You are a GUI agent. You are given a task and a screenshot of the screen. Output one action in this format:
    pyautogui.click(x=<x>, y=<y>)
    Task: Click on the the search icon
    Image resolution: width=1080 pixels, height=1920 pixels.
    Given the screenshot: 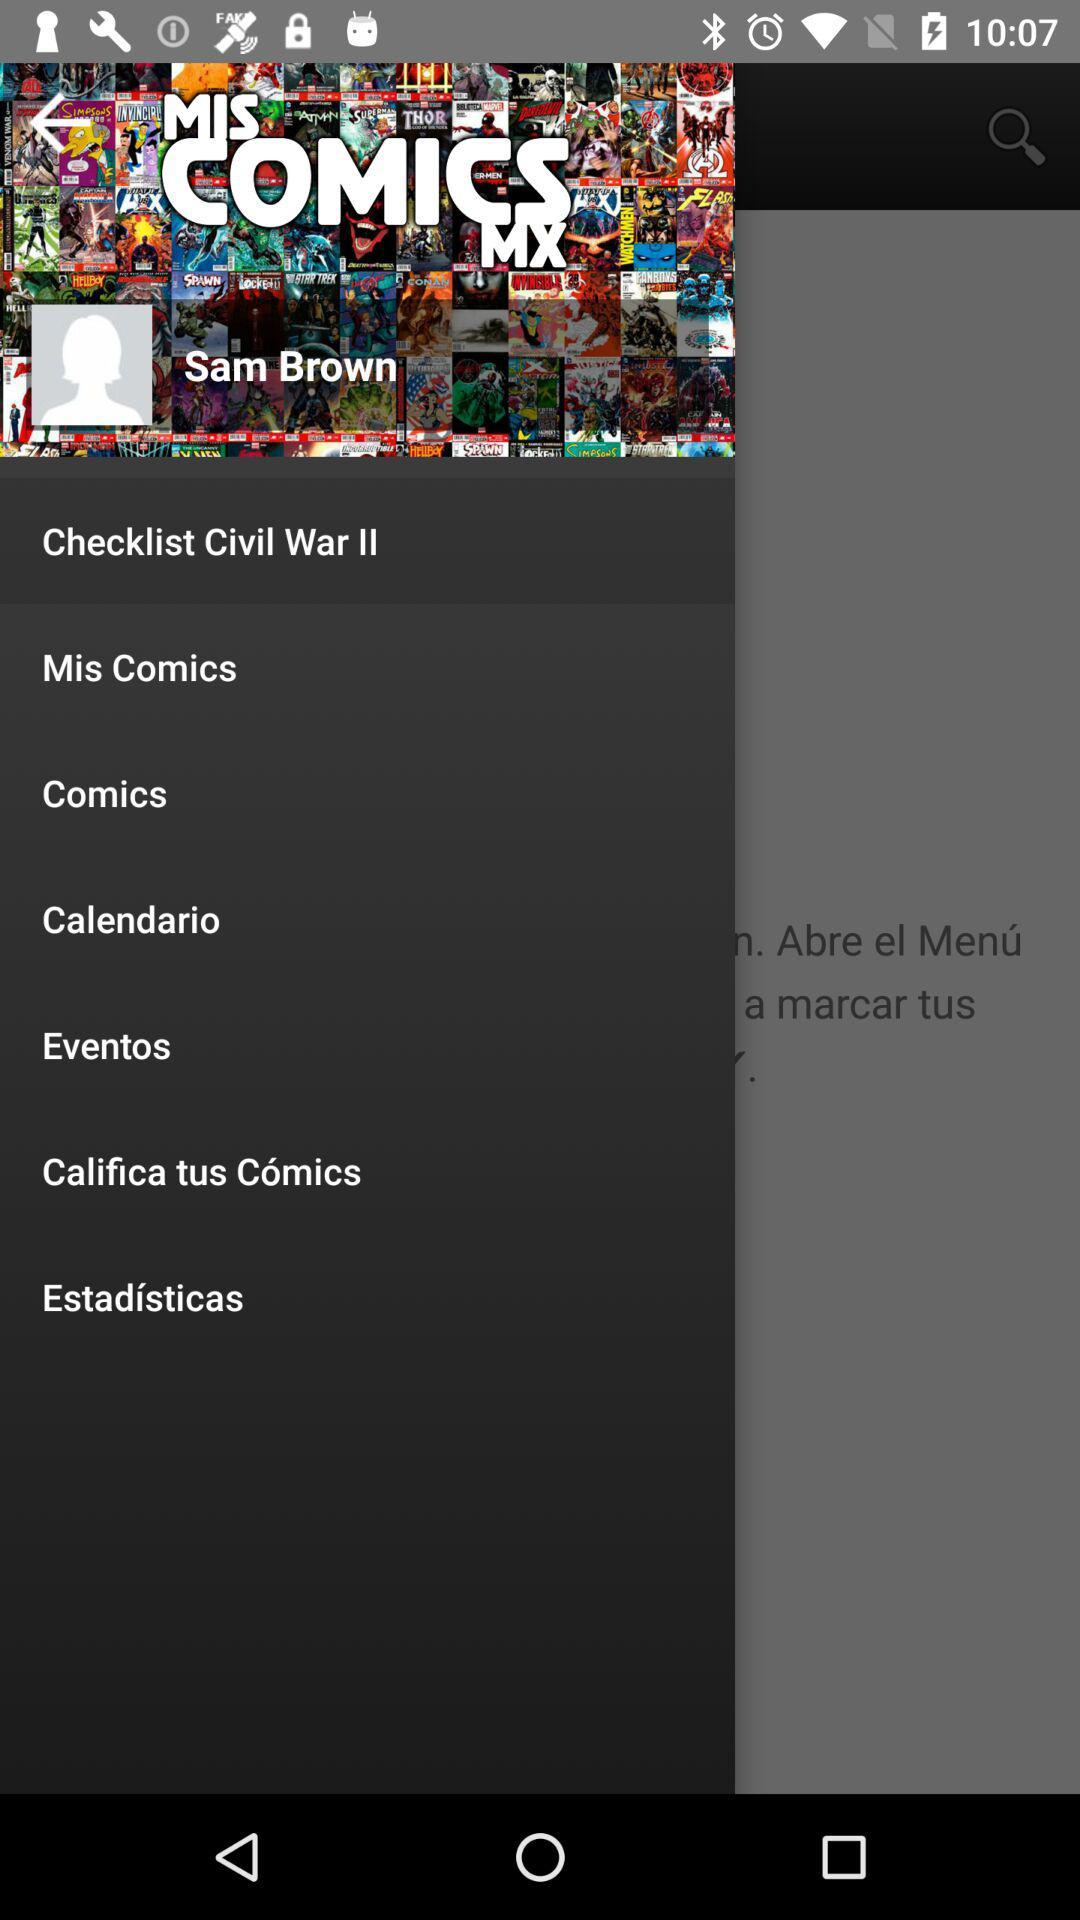 What is the action you would take?
    pyautogui.click(x=1017, y=136)
    